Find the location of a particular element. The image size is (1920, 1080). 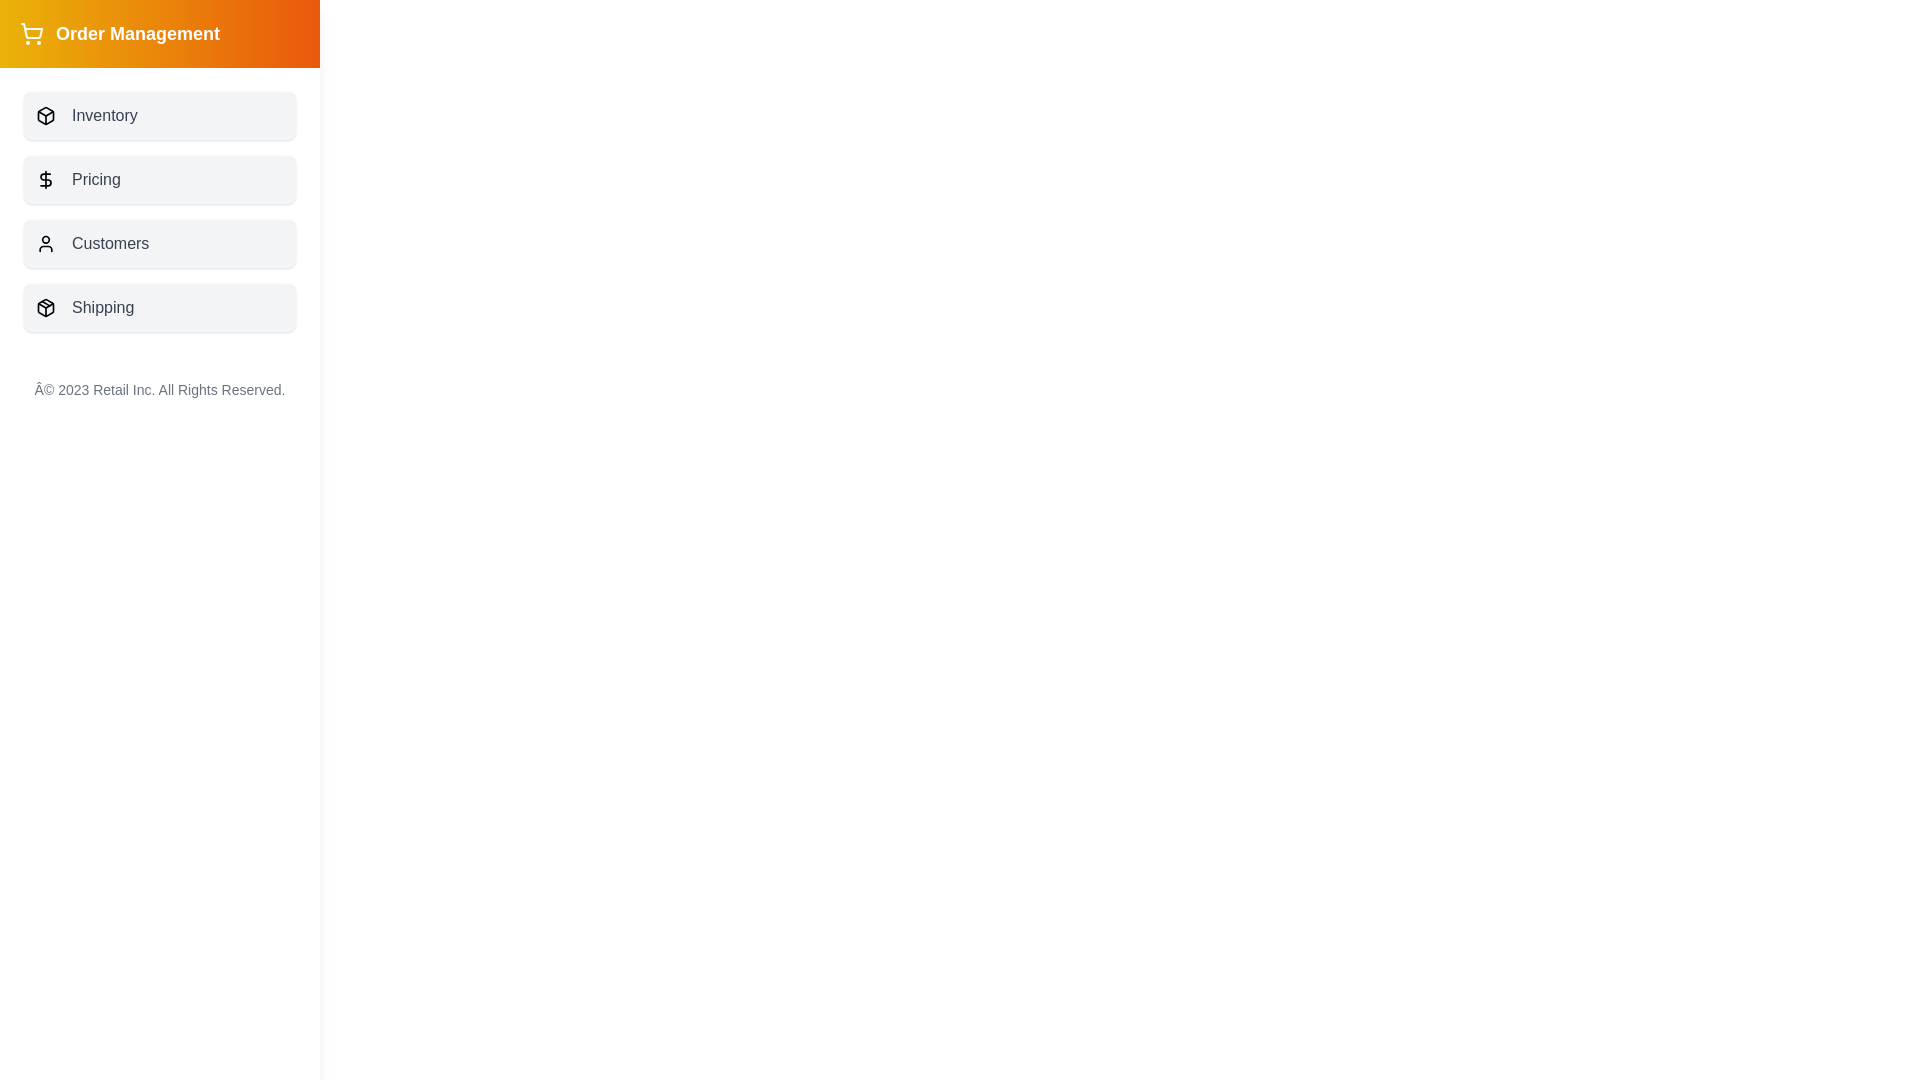

the button labeled 'Shipping' to observe visual feedback is located at coordinates (158, 308).